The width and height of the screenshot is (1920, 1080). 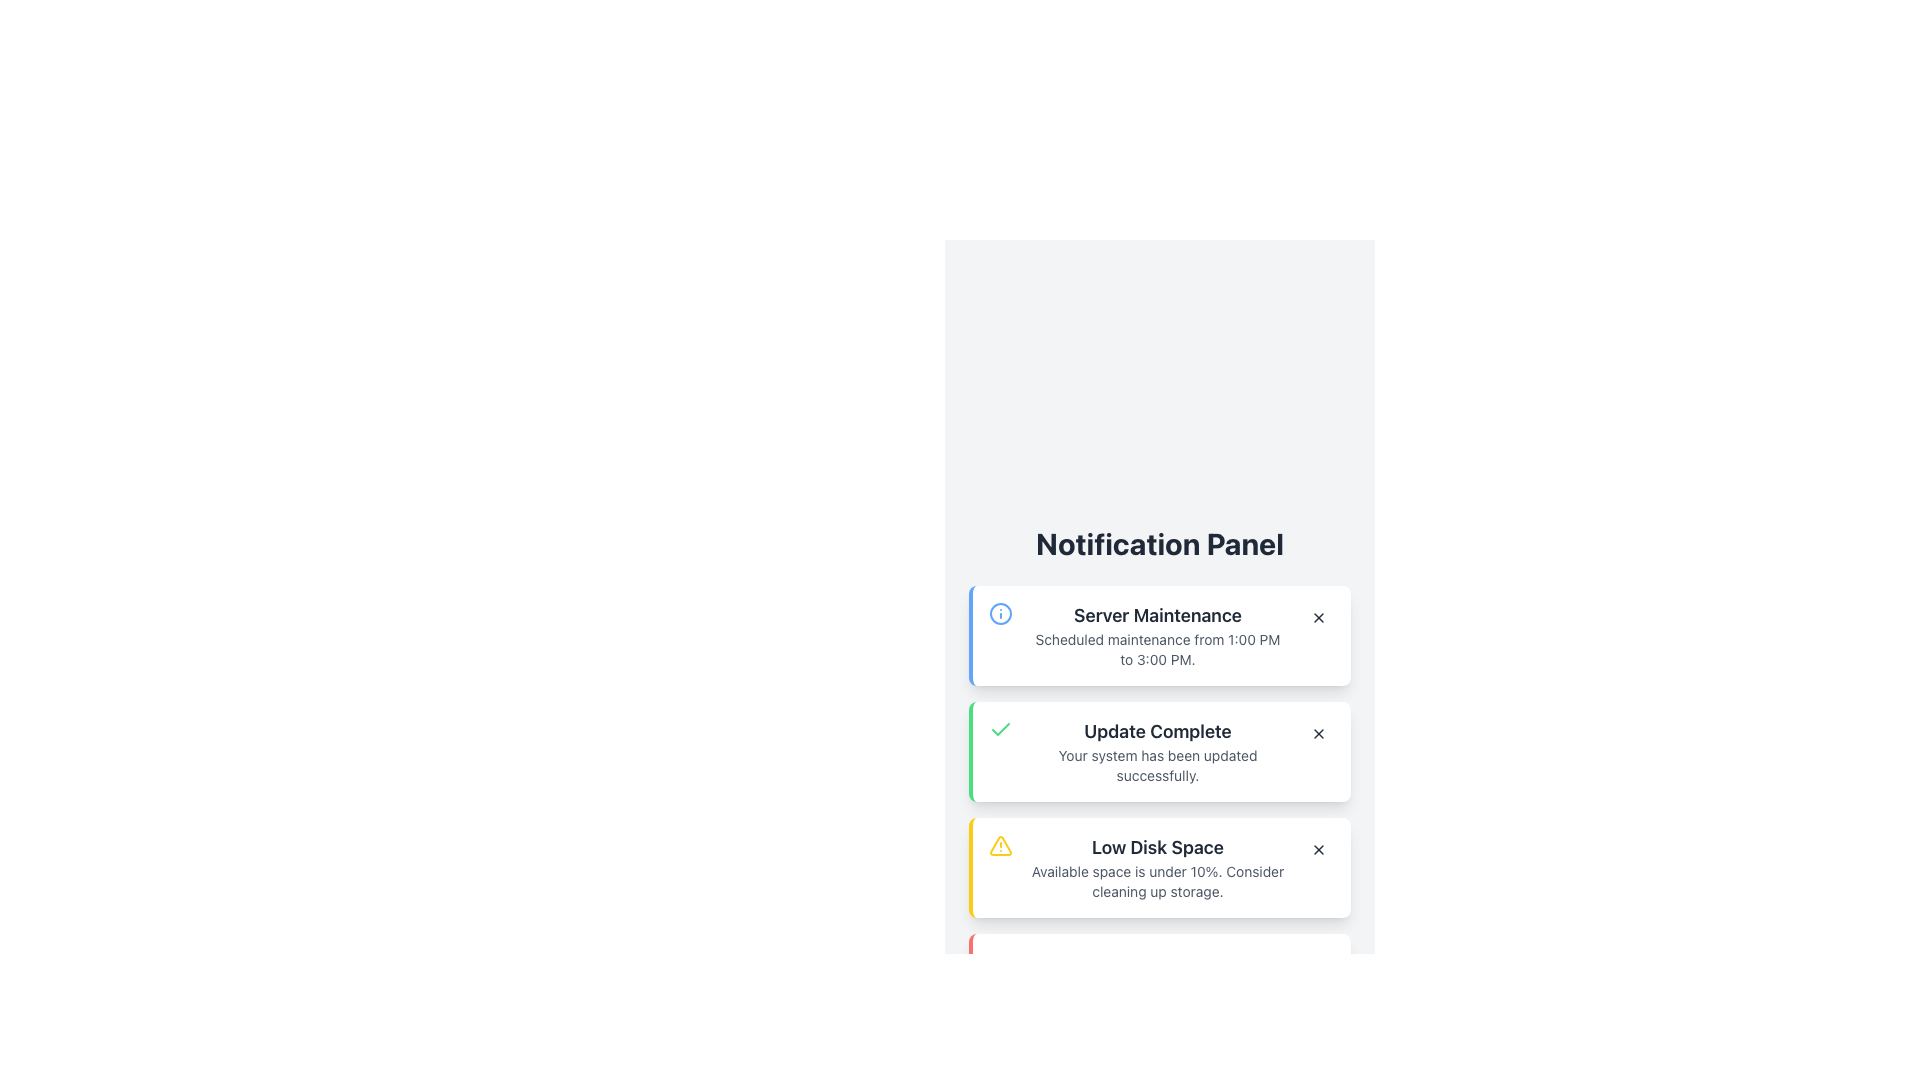 What do you see at coordinates (1001, 845) in the screenshot?
I see `the visual warning indicator icon within the 'Low Disk Space' notification card` at bounding box center [1001, 845].